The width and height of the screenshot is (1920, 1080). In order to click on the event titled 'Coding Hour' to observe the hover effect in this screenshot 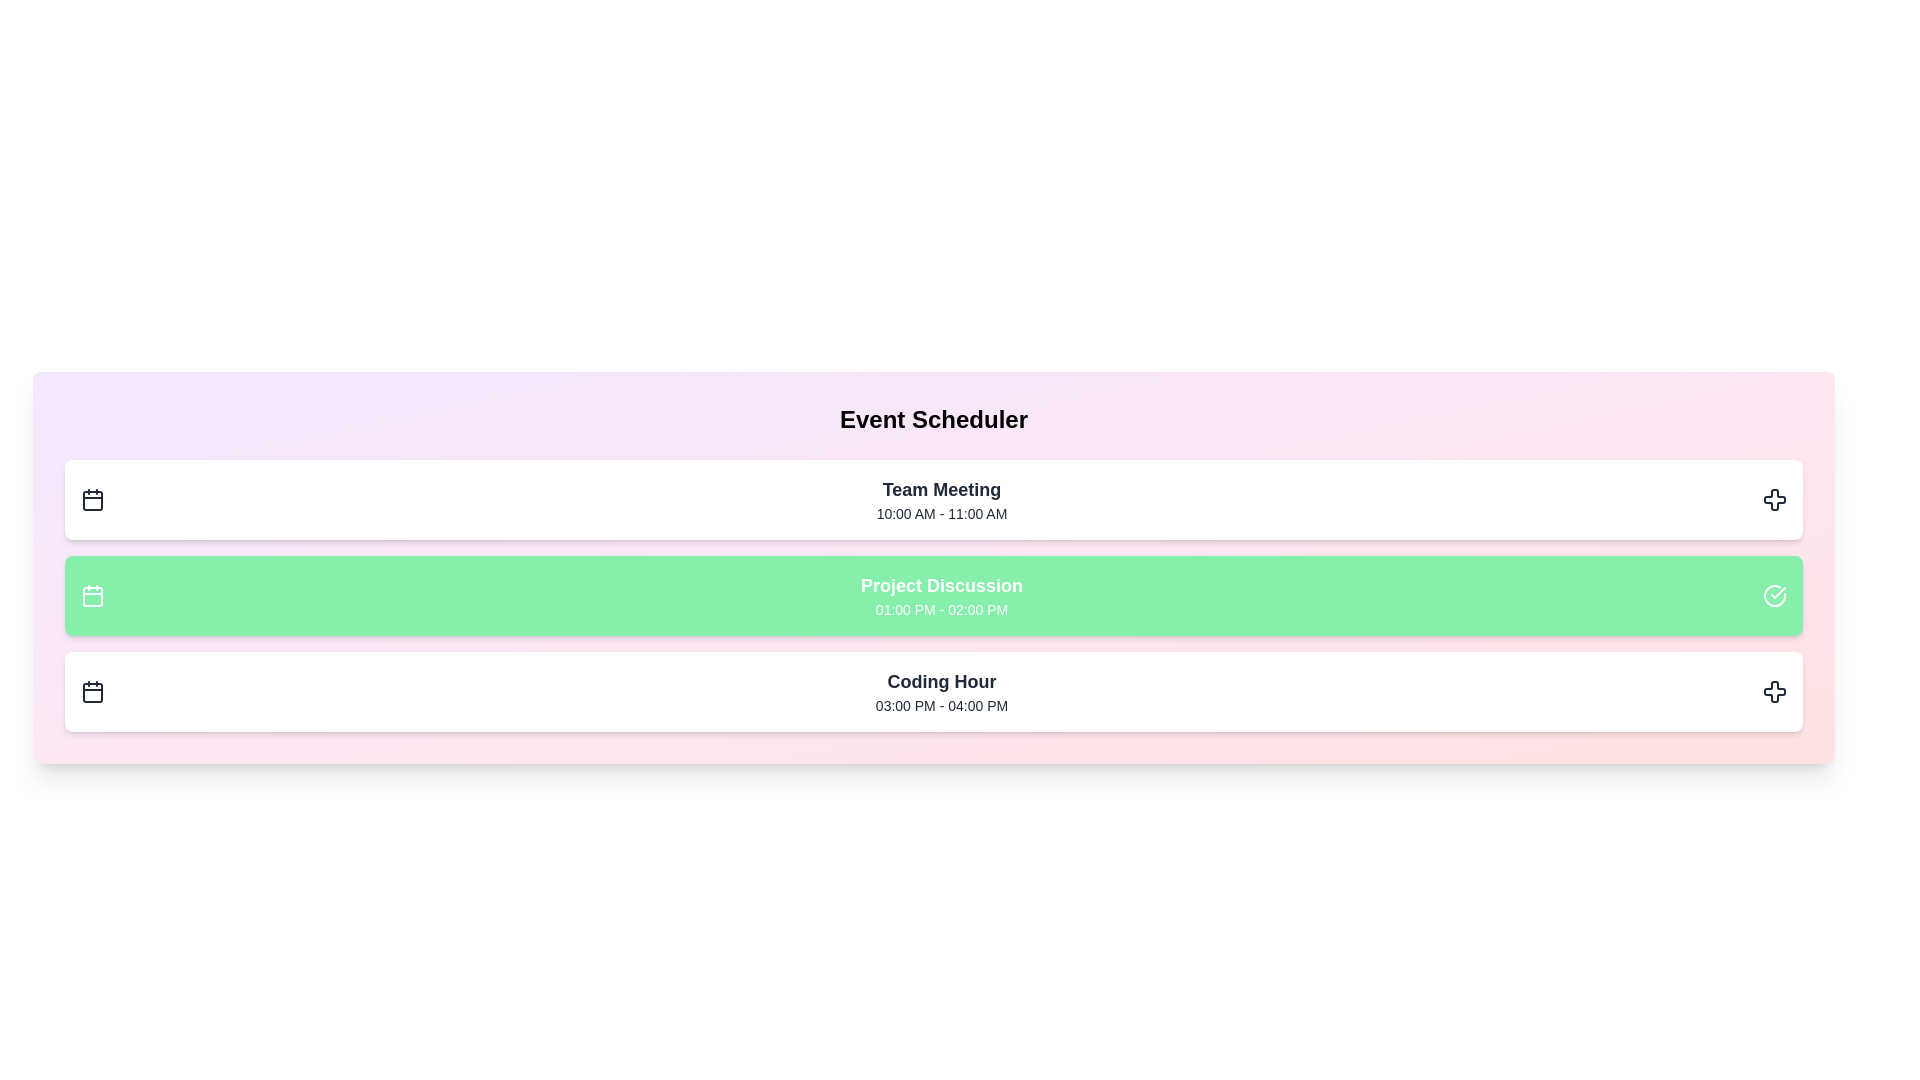, I will do `click(933, 690)`.